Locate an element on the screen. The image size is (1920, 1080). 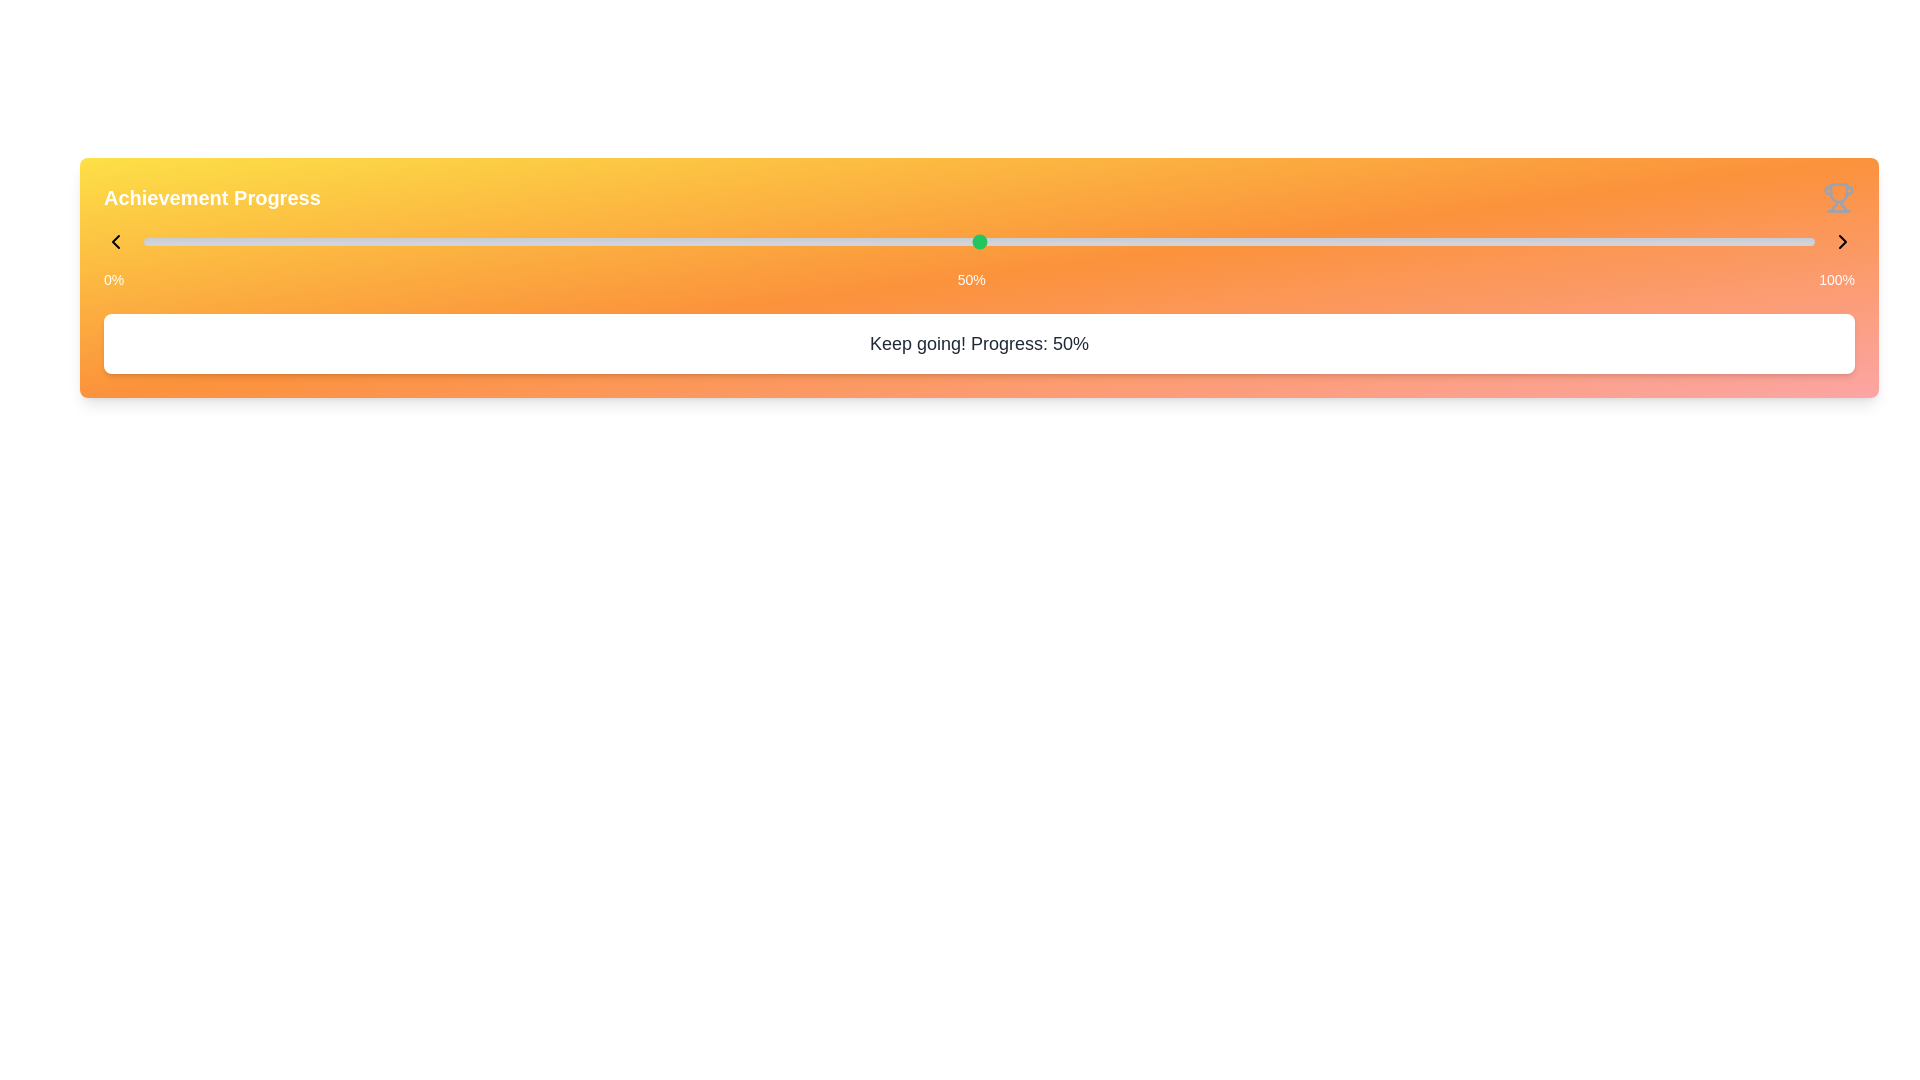
the notification-like text box that displays 'Keep going! Progress: 50%' and is centered below the progress bar is located at coordinates (979, 342).